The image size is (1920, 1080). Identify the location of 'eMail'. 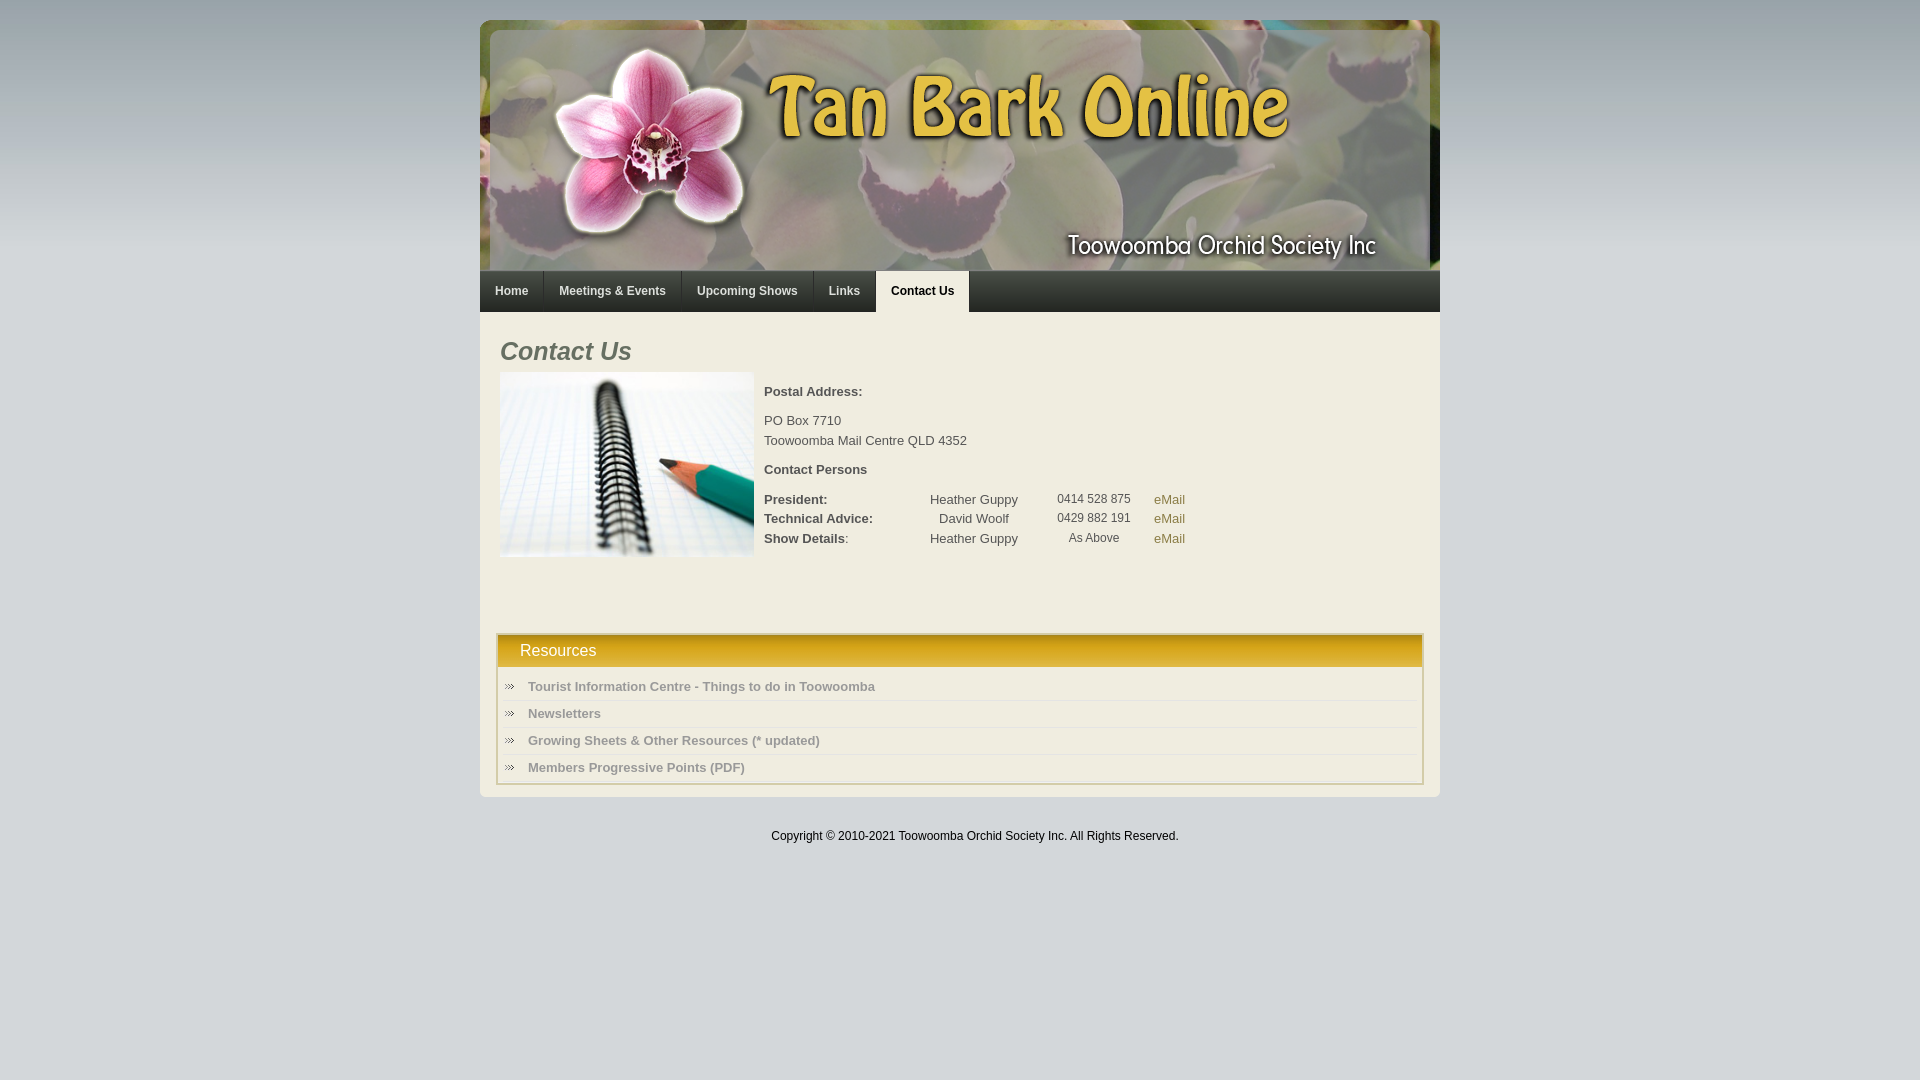
(1153, 536).